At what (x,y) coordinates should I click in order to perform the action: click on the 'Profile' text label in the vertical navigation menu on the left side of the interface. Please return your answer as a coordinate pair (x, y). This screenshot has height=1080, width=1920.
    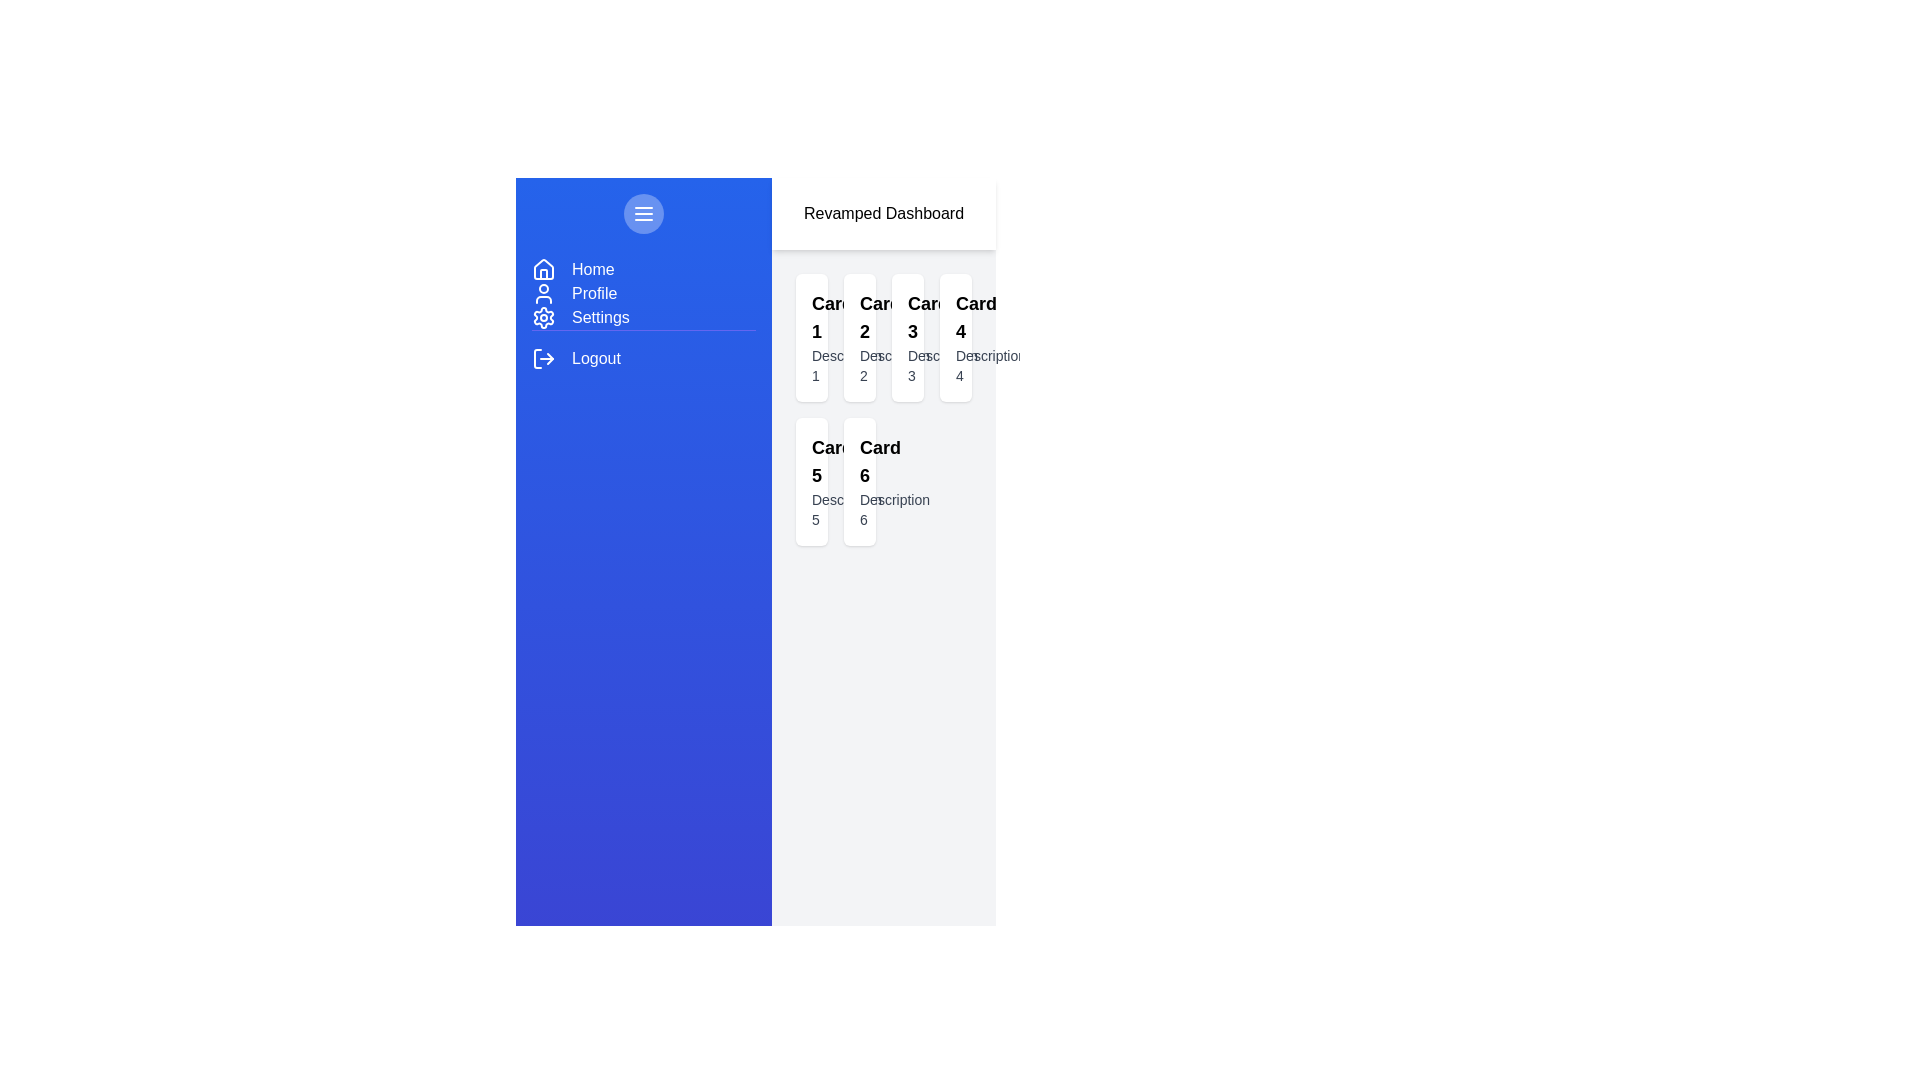
    Looking at the image, I should click on (593, 293).